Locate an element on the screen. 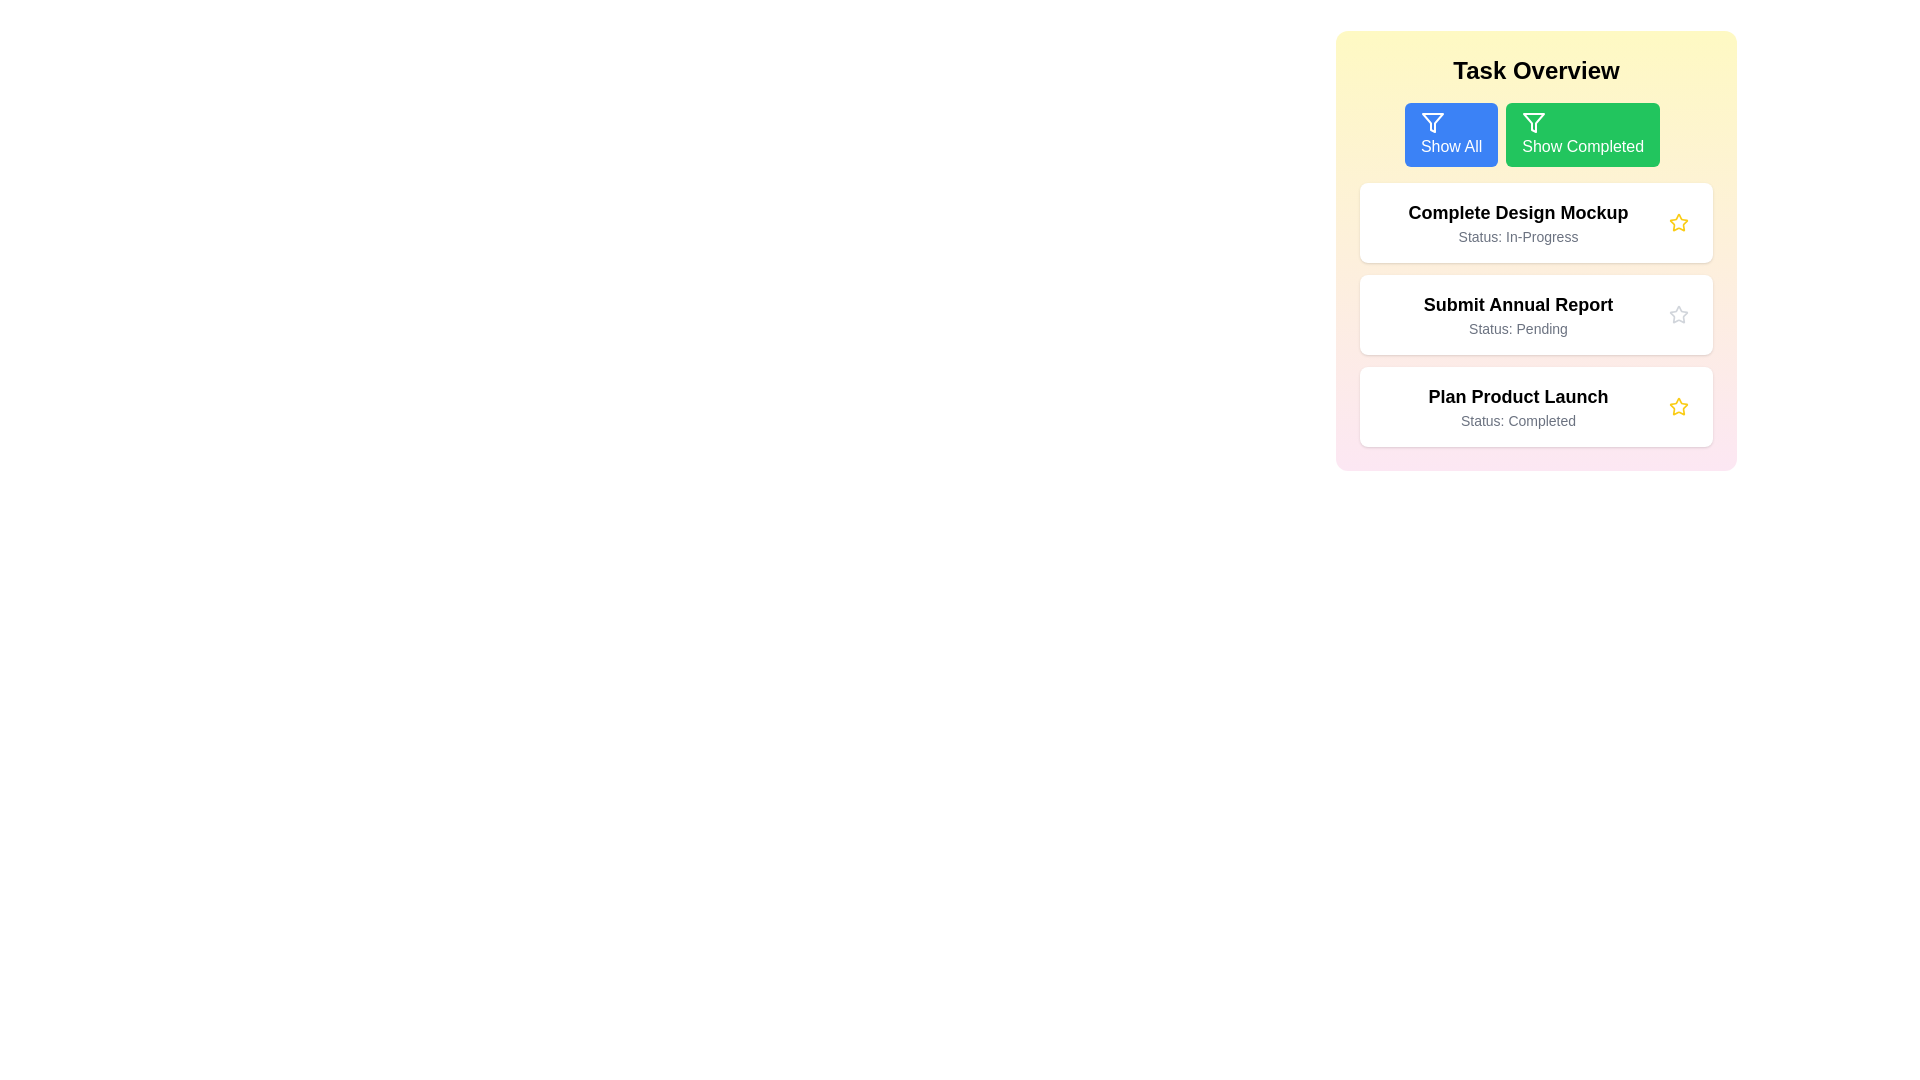 The image size is (1920, 1080). 'Show All' button to display all tasks is located at coordinates (1451, 135).